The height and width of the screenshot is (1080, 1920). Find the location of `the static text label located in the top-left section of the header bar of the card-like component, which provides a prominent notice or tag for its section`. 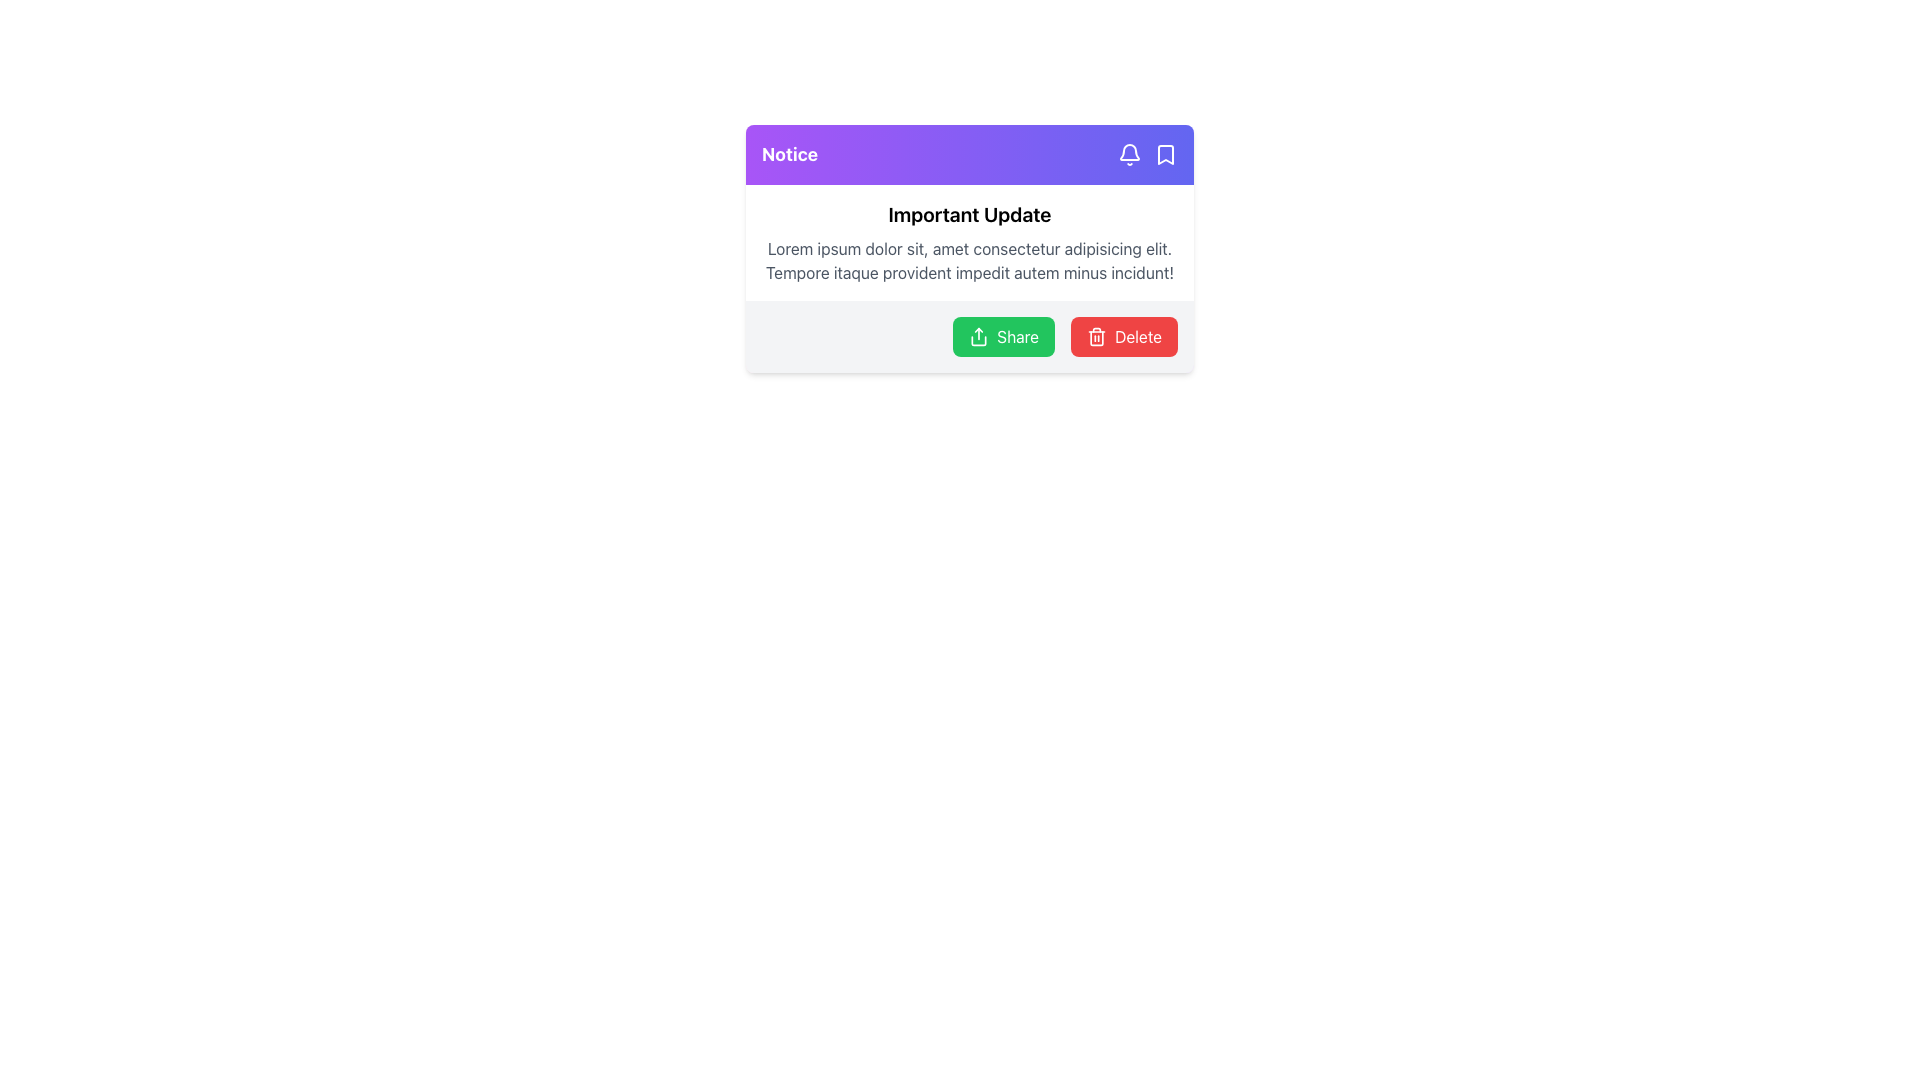

the static text label located in the top-left section of the header bar of the card-like component, which provides a prominent notice or tag for its section is located at coordinates (789, 153).